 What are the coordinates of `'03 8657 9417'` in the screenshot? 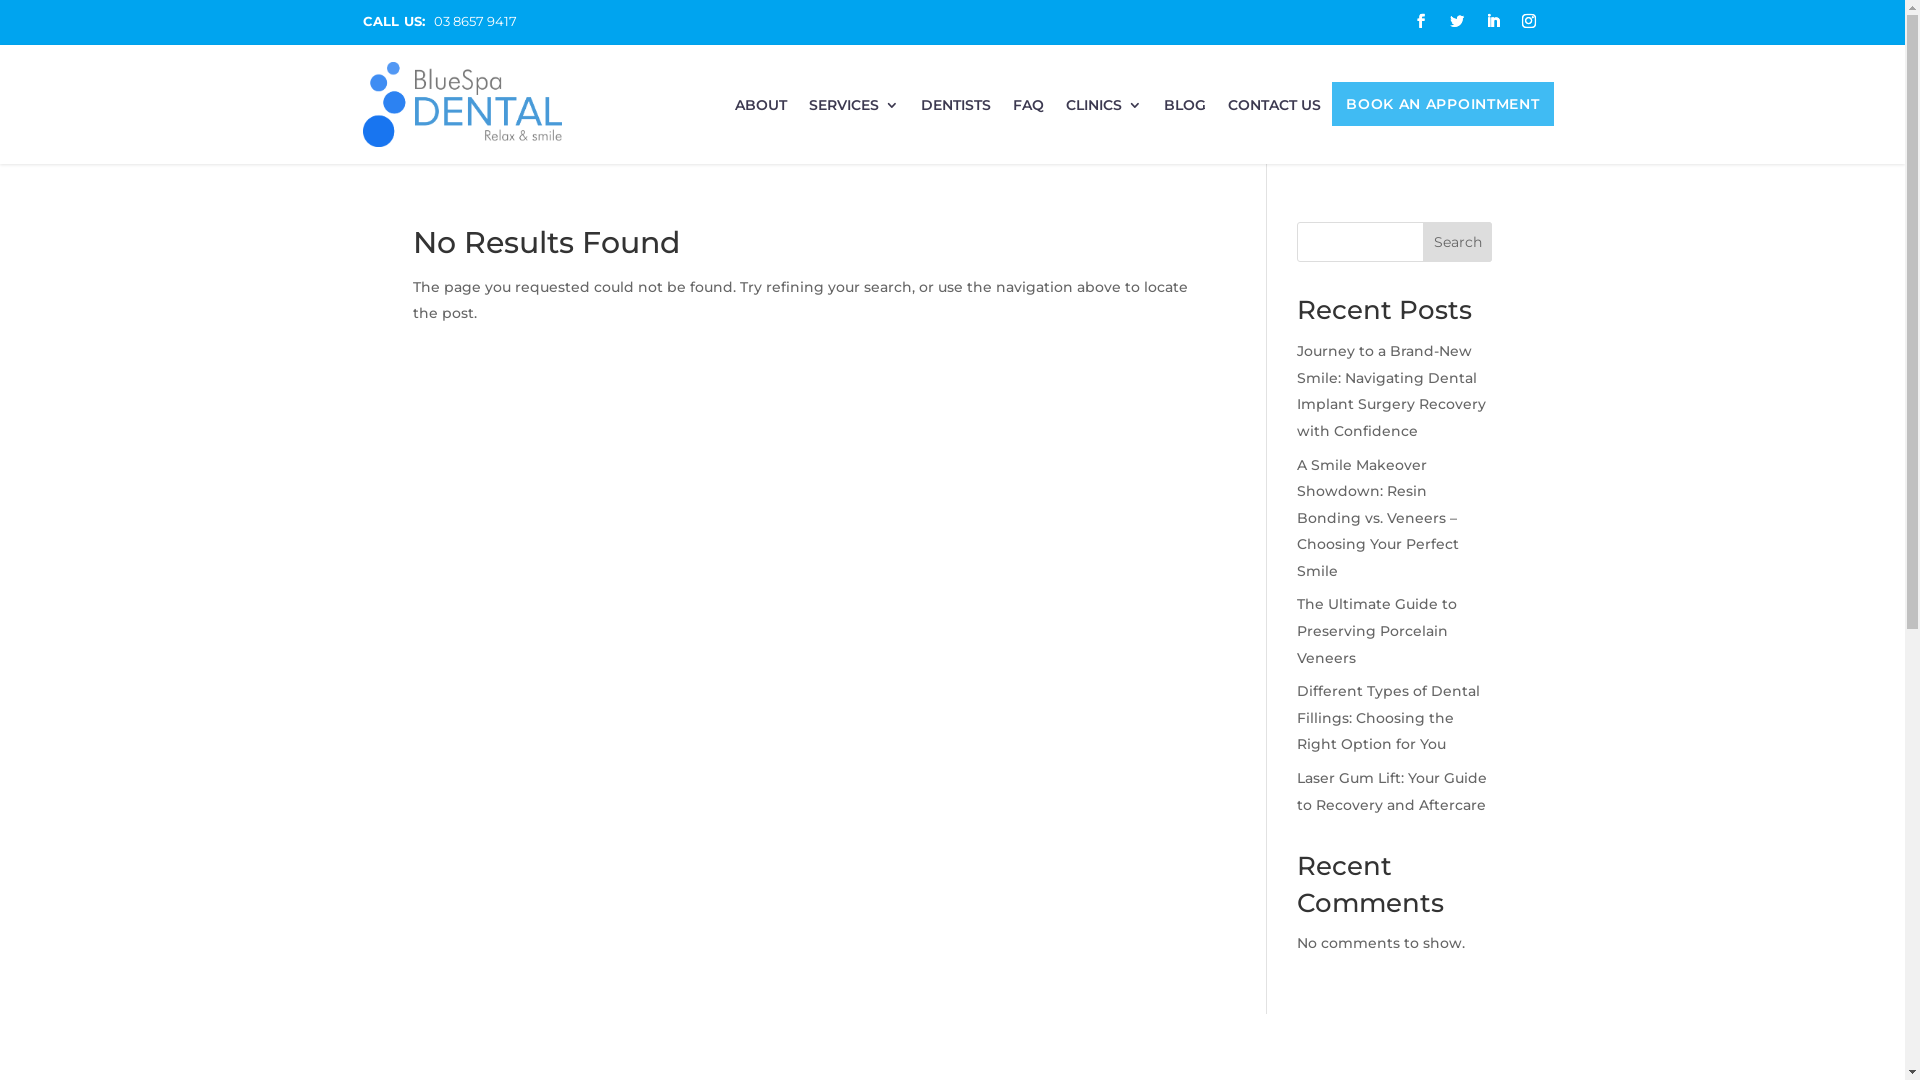 It's located at (474, 20).